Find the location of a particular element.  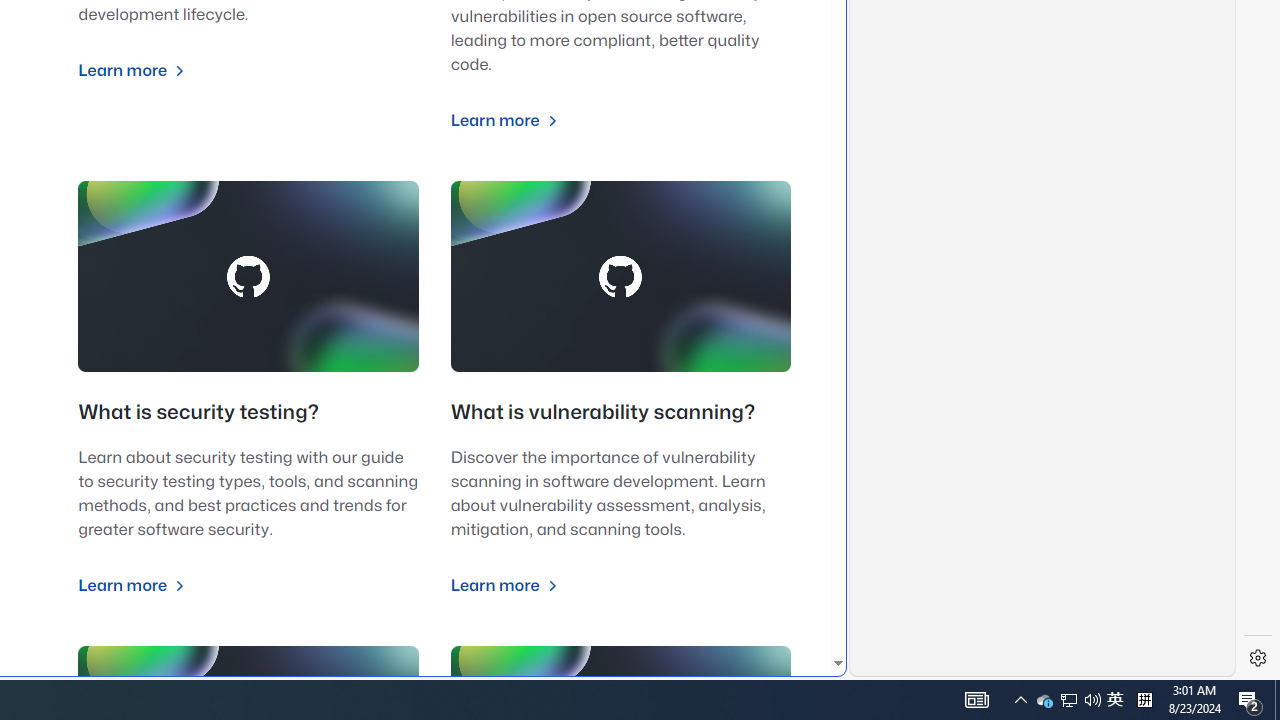

'What is vulnerability scanning?' is located at coordinates (602, 412).